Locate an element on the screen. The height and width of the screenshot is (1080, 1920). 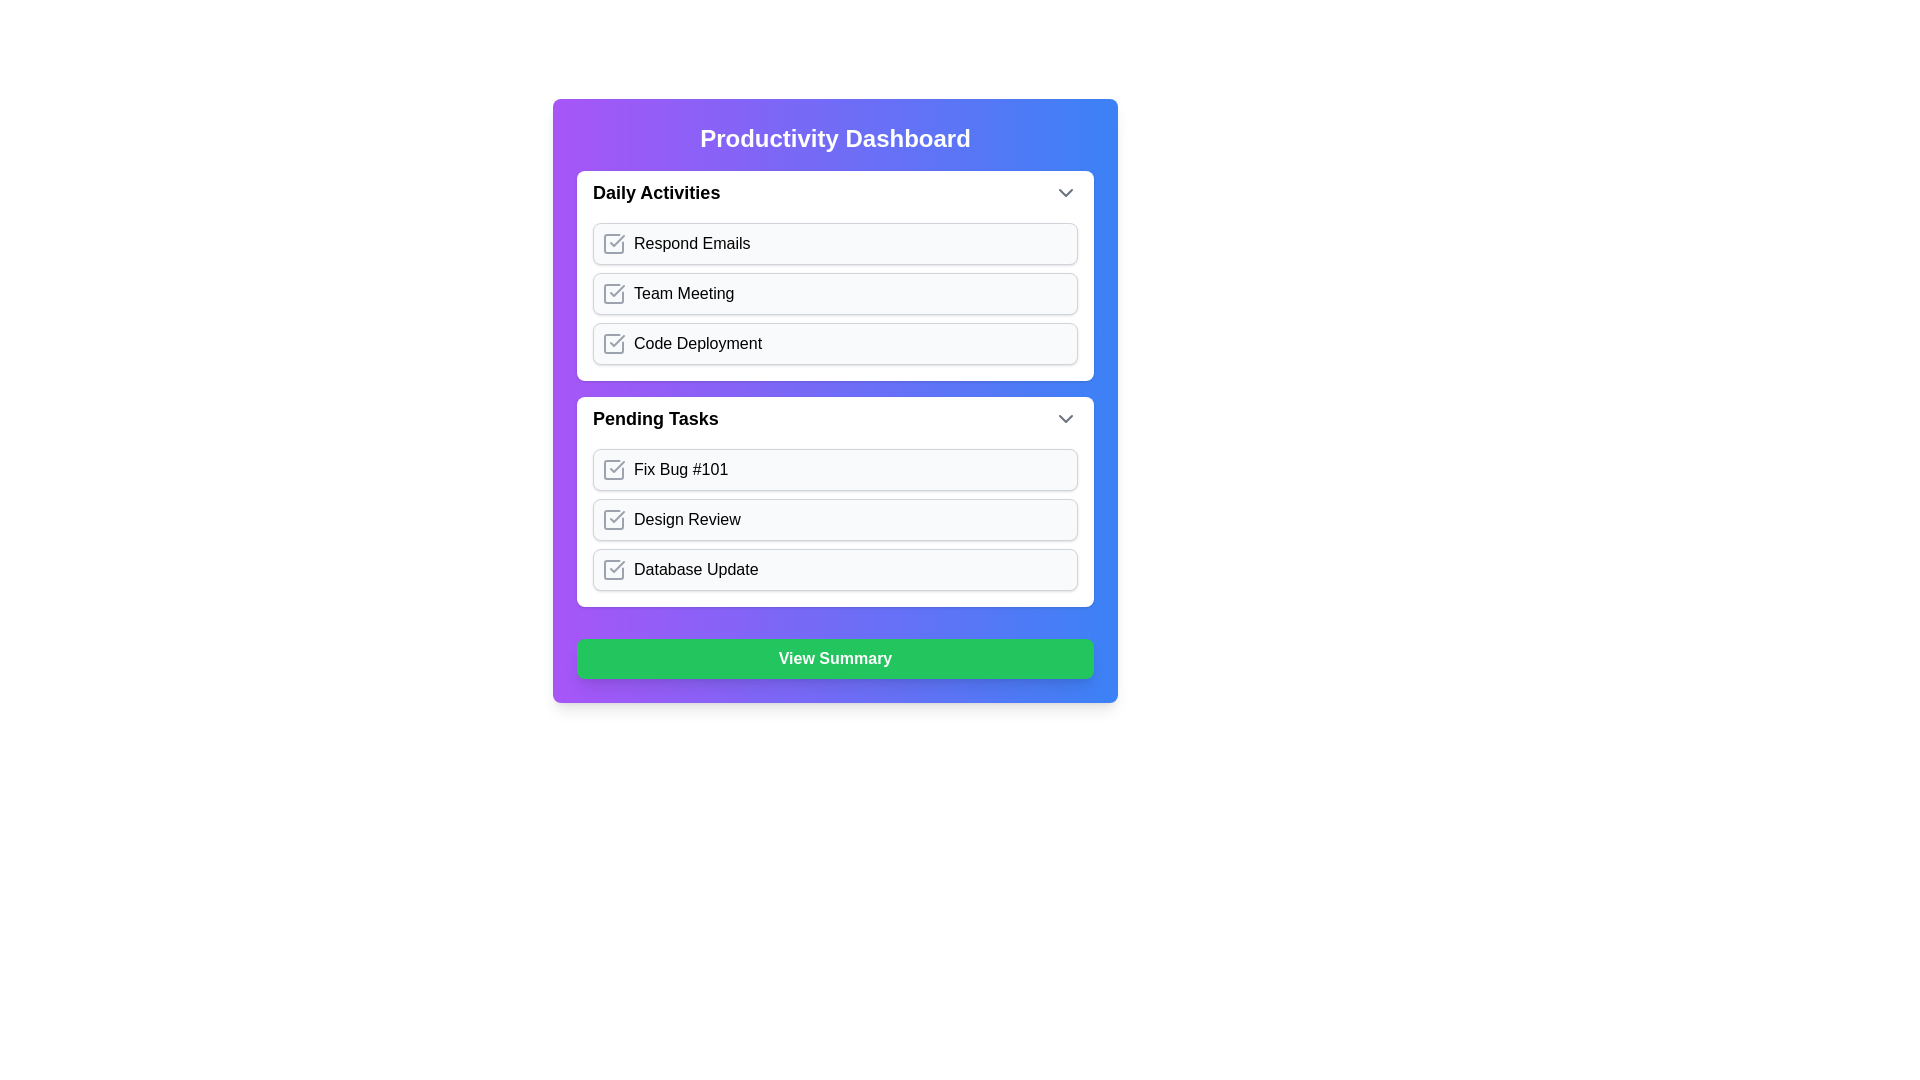
the checkbox outline located to the left of the 'Design Review' text in the second row of the 'Pending Tasks' section is located at coordinates (613, 519).